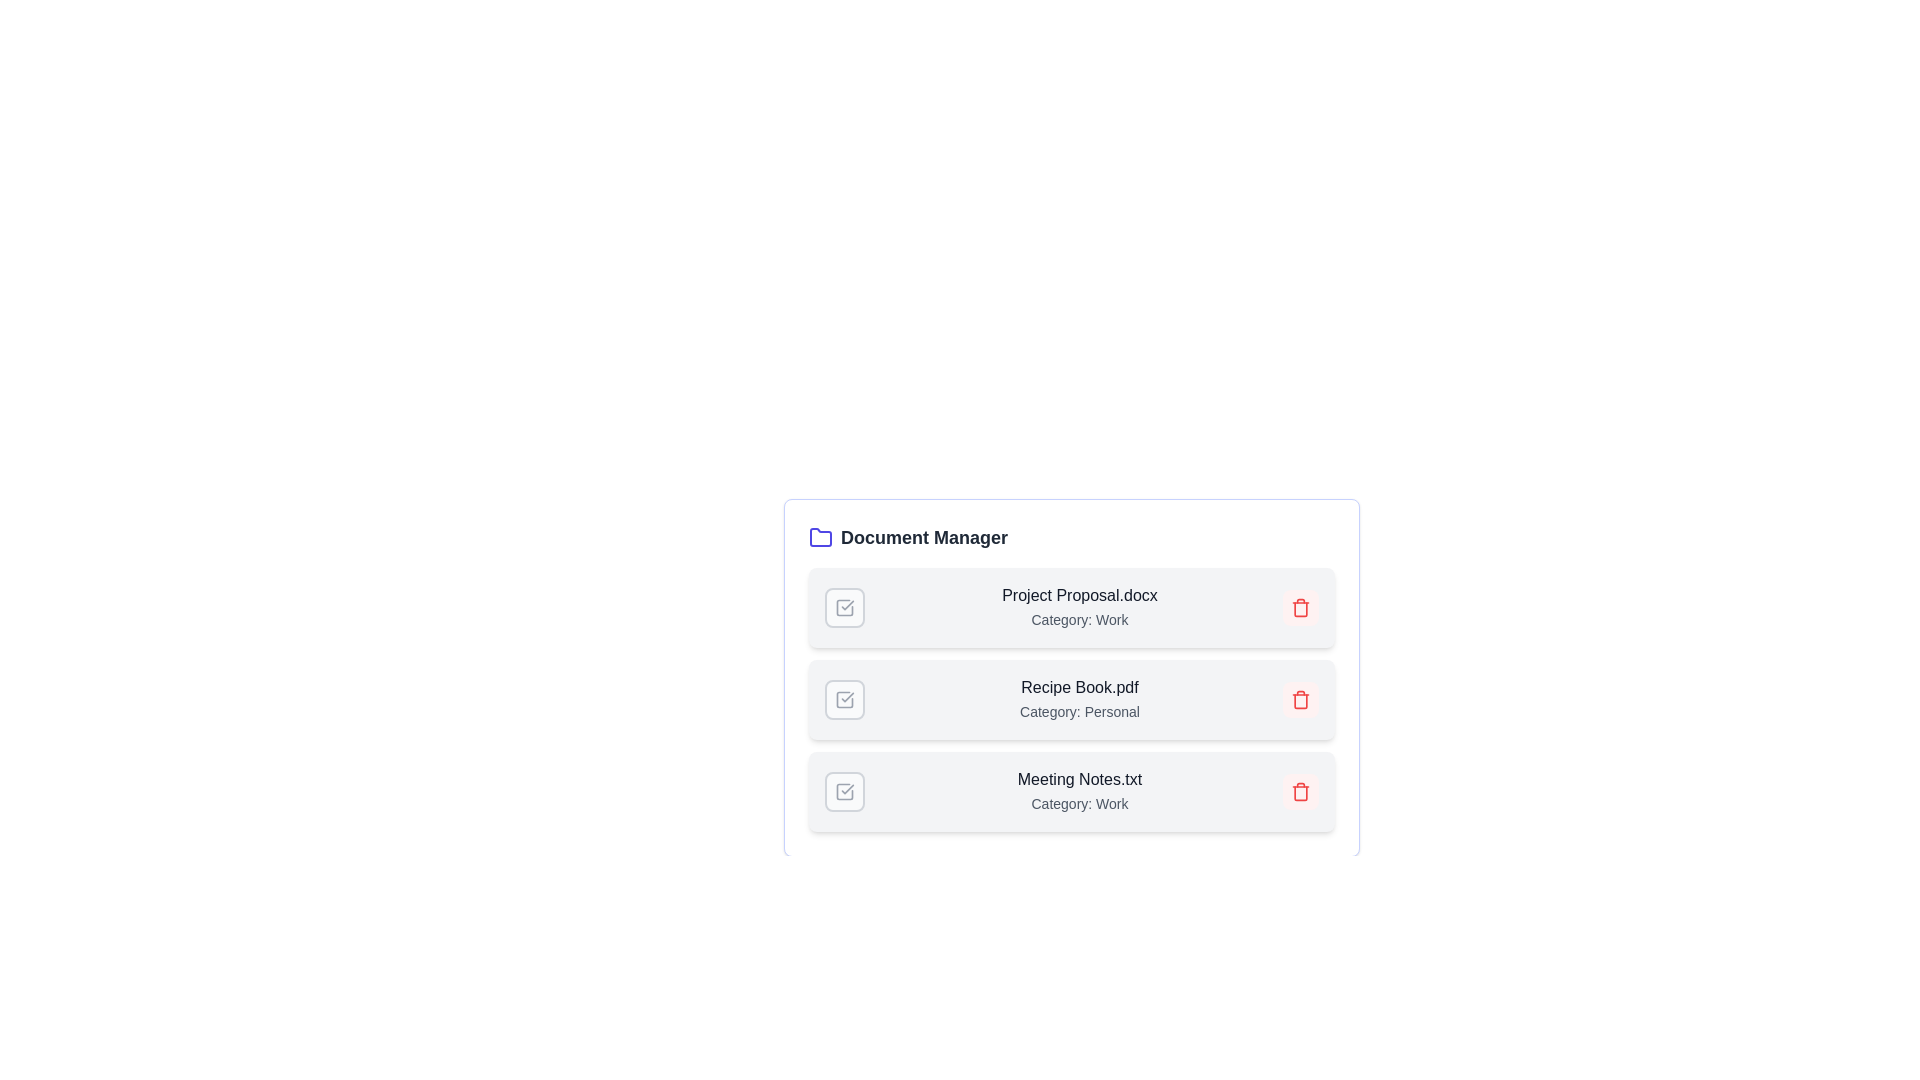 Image resolution: width=1920 pixels, height=1080 pixels. Describe the element at coordinates (844, 790) in the screenshot. I see `the Checkbox icon located in the third row of the 'Document Manager' section, adjacent to 'Meeting Notes.txt'` at that location.